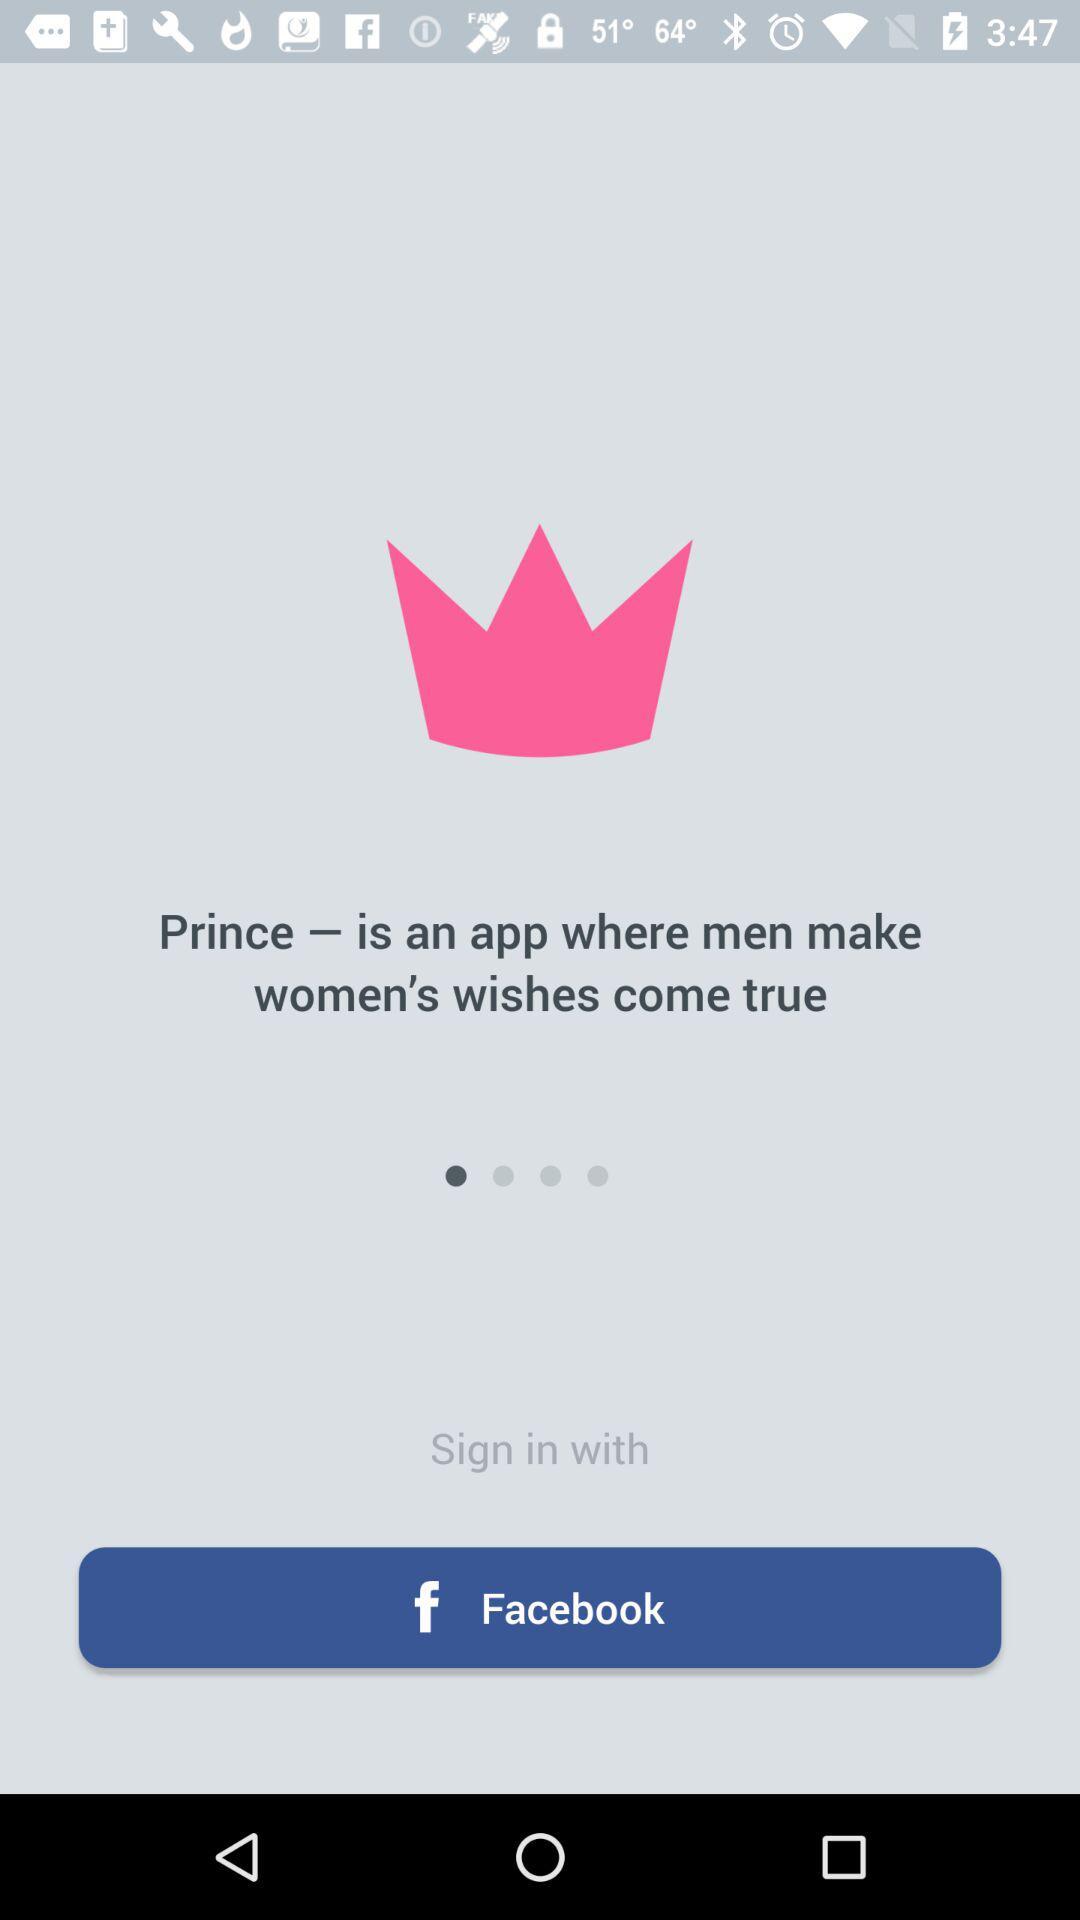 Image resolution: width=1080 pixels, height=1920 pixels. I want to click on icon below prince is an, so click(550, 1176).